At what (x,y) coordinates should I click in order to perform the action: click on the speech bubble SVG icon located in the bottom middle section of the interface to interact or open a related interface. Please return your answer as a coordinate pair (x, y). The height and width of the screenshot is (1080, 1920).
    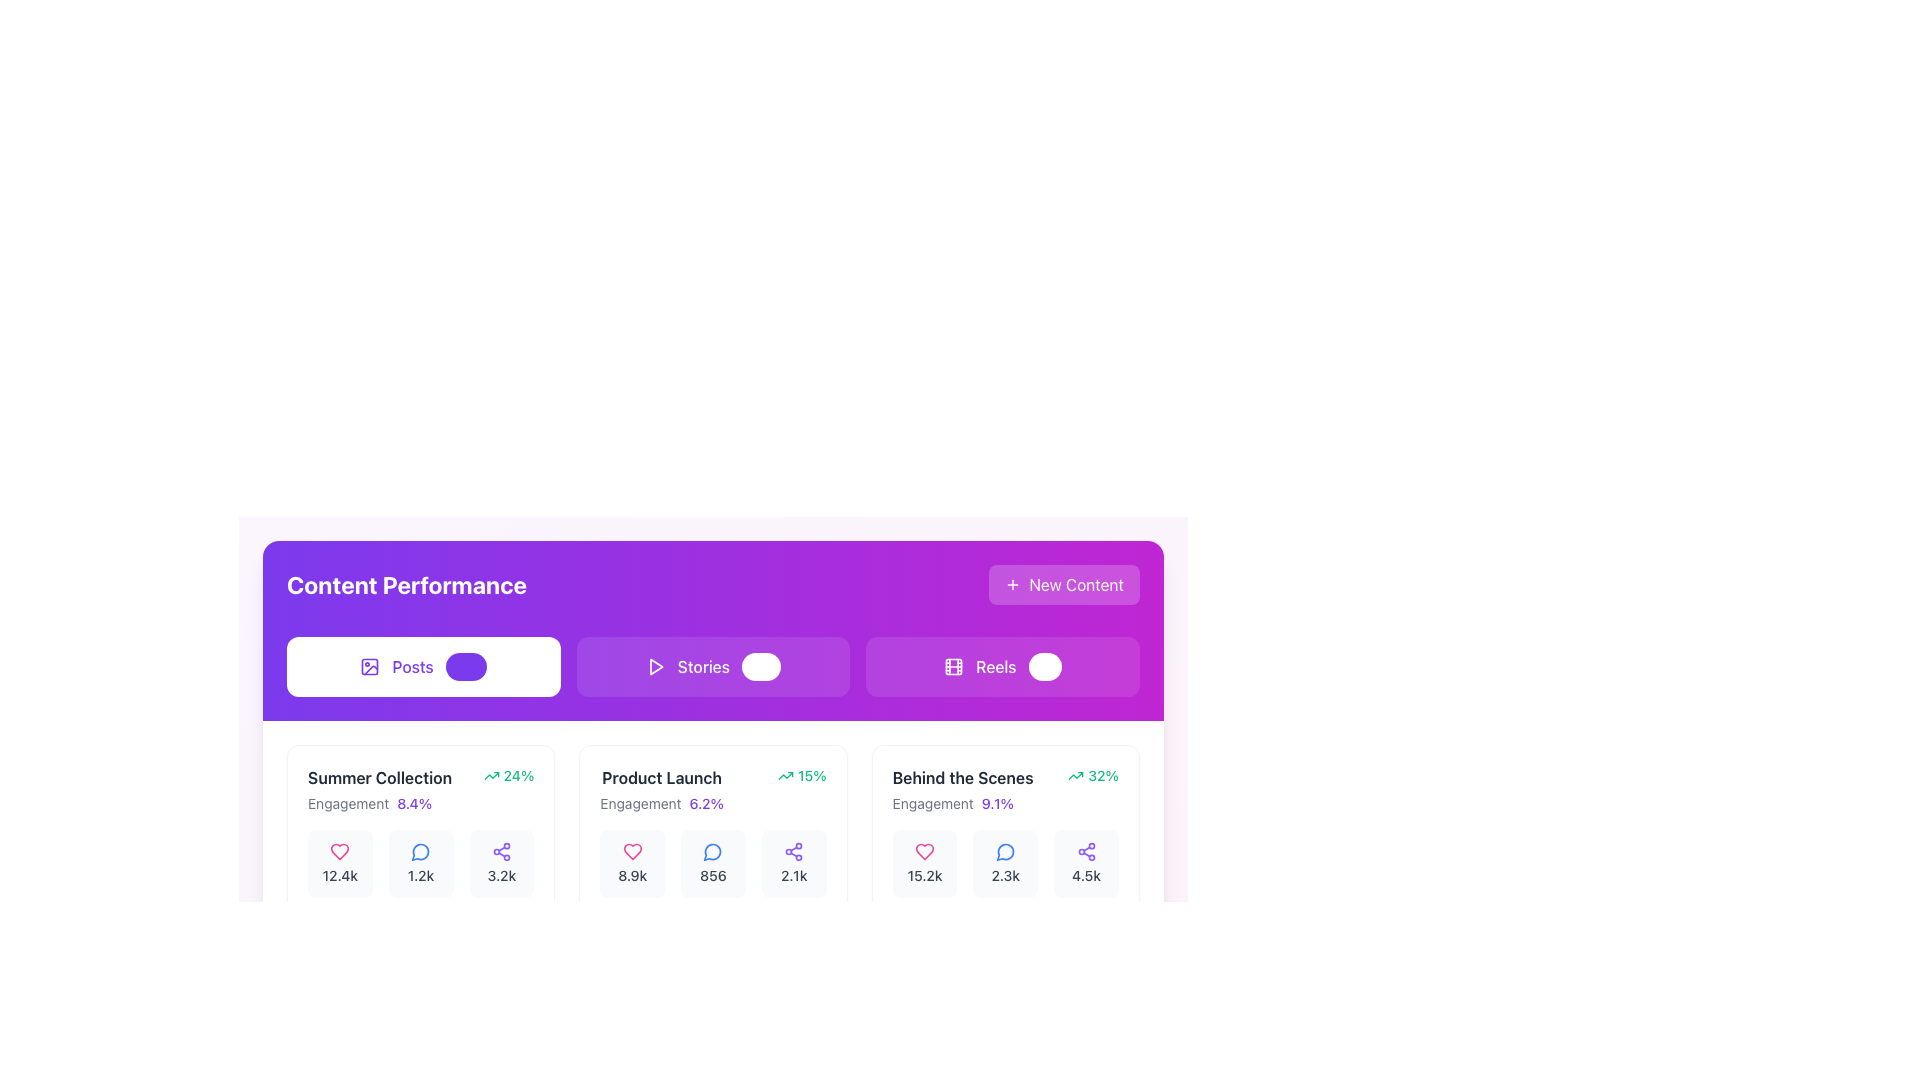
    Looking at the image, I should click on (419, 852).